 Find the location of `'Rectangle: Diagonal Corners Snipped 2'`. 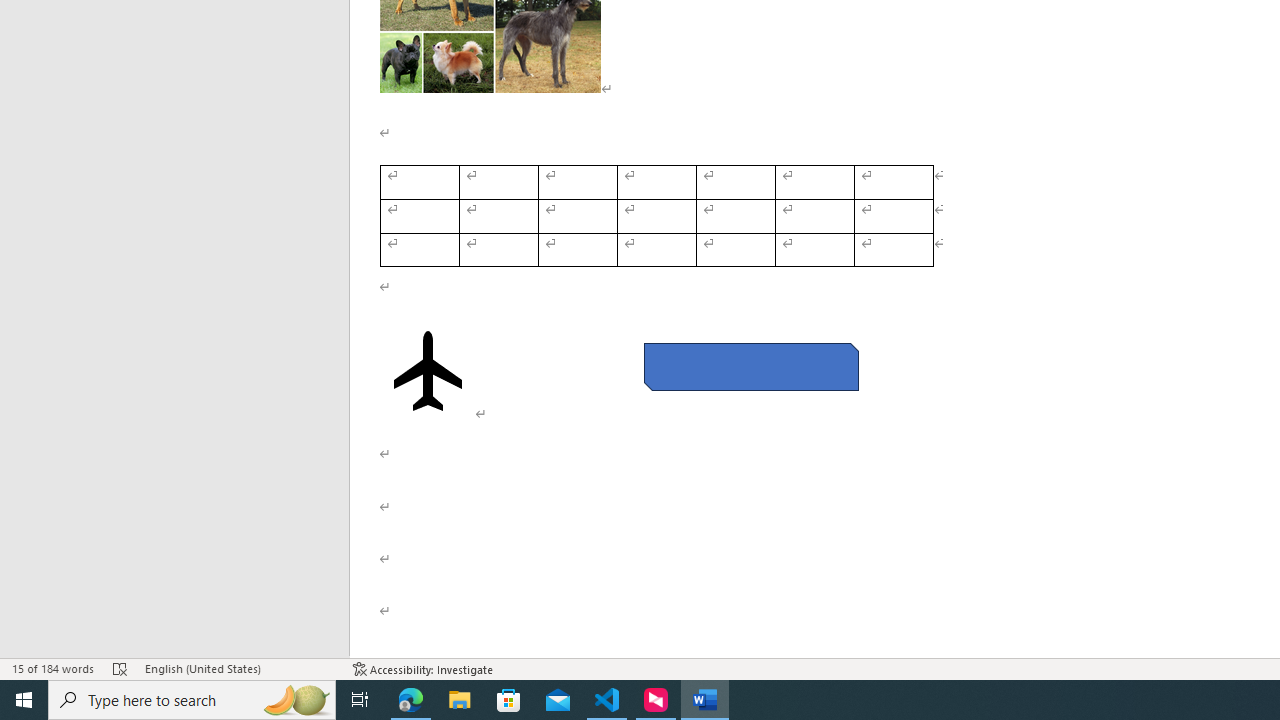

'Rectangle: Diagonal Corners Snipped 2' is located at coordinates (750, 366).